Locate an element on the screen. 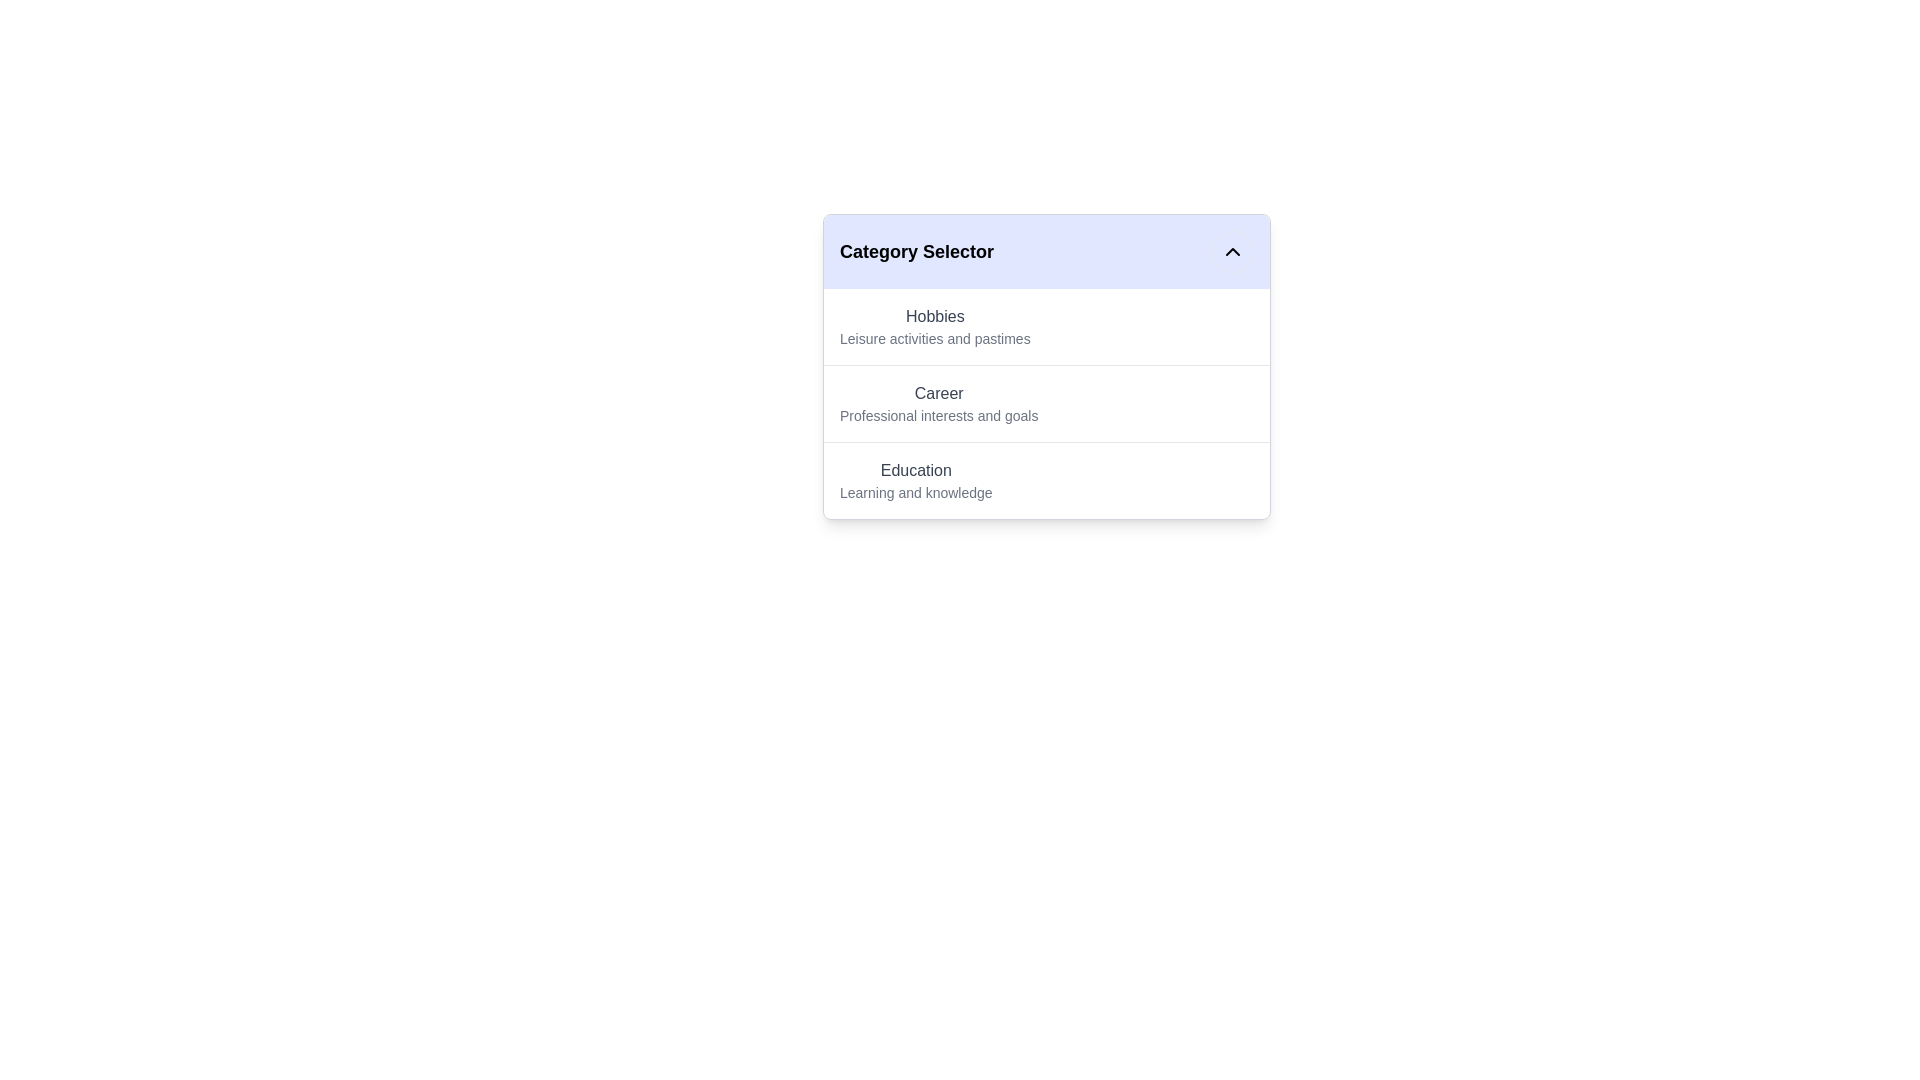 This screenshot has width=1920, height=1080. the 'Education' text label, which is the third item in the dropdown menu, below 'Hobbies' and 'Career' is located at coordinates (915, 481).